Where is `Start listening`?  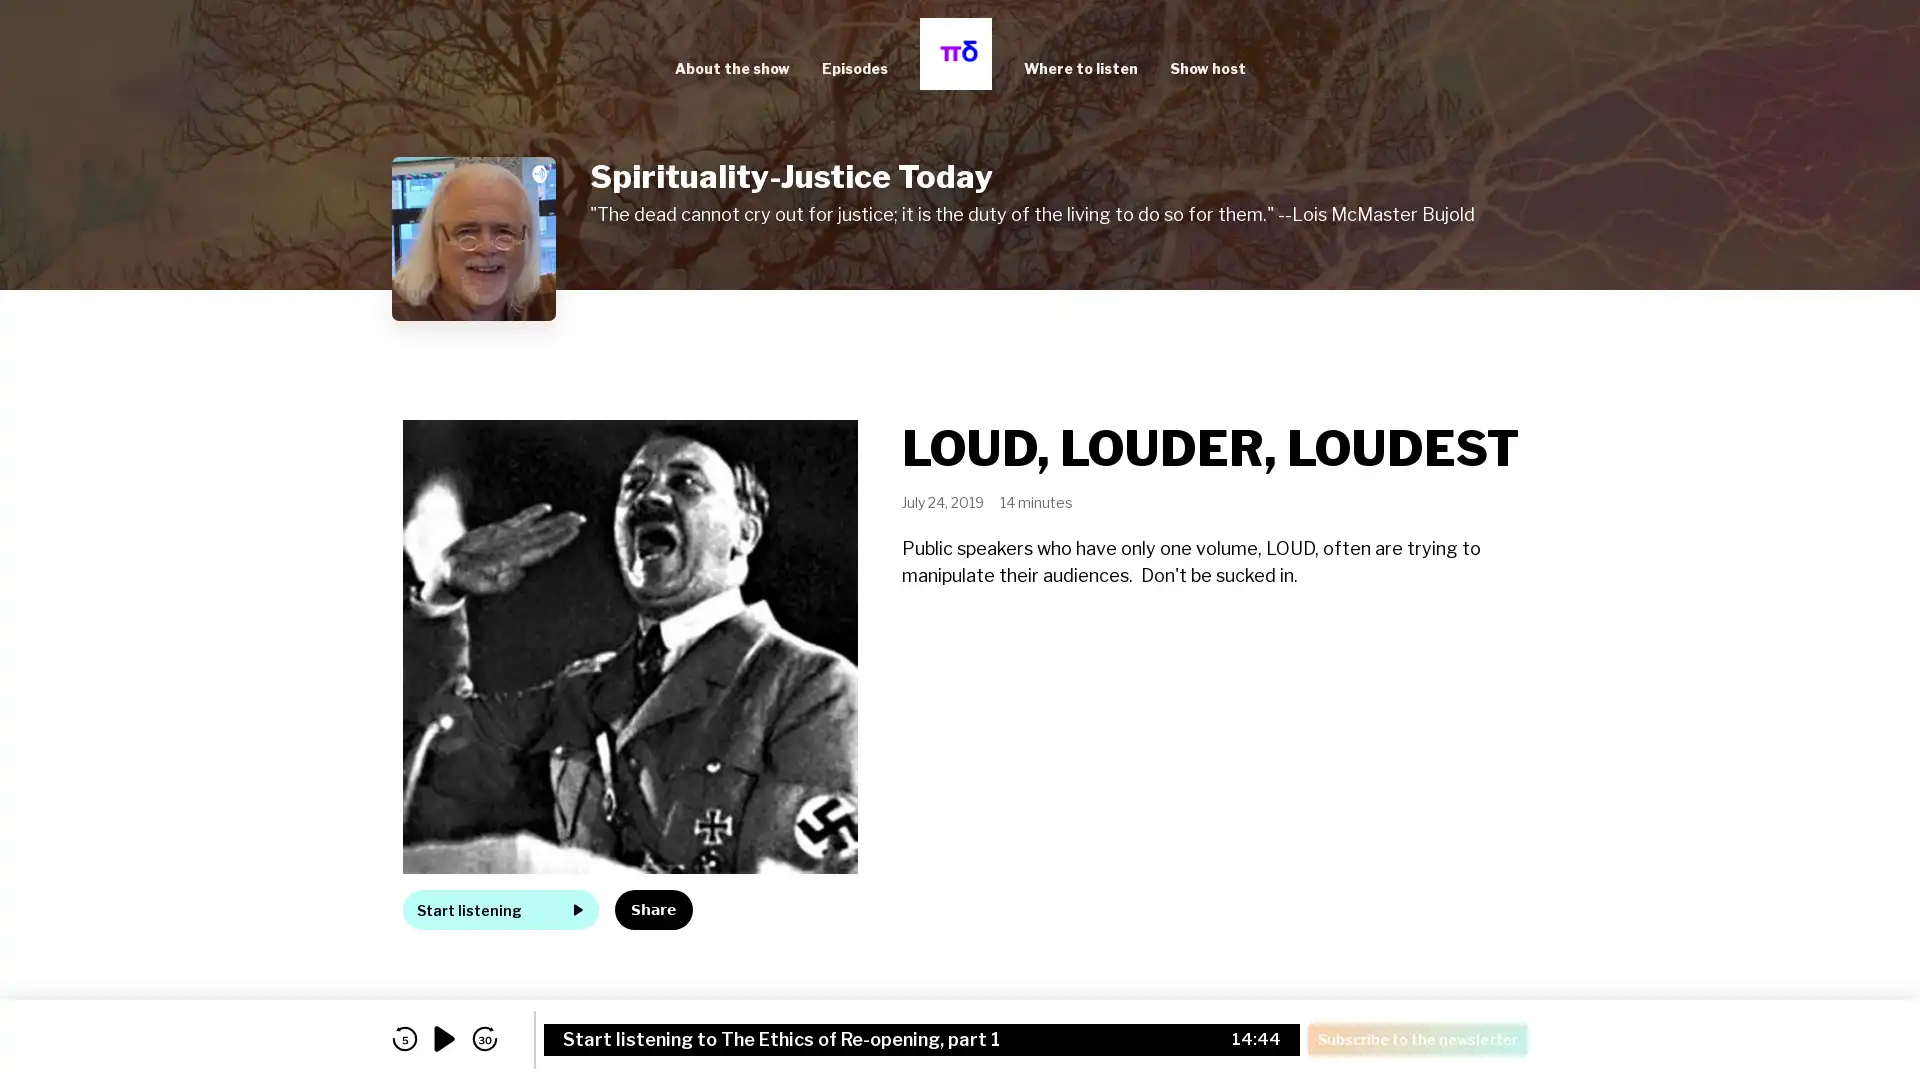
Start listening is located at coordinates (500, 910).